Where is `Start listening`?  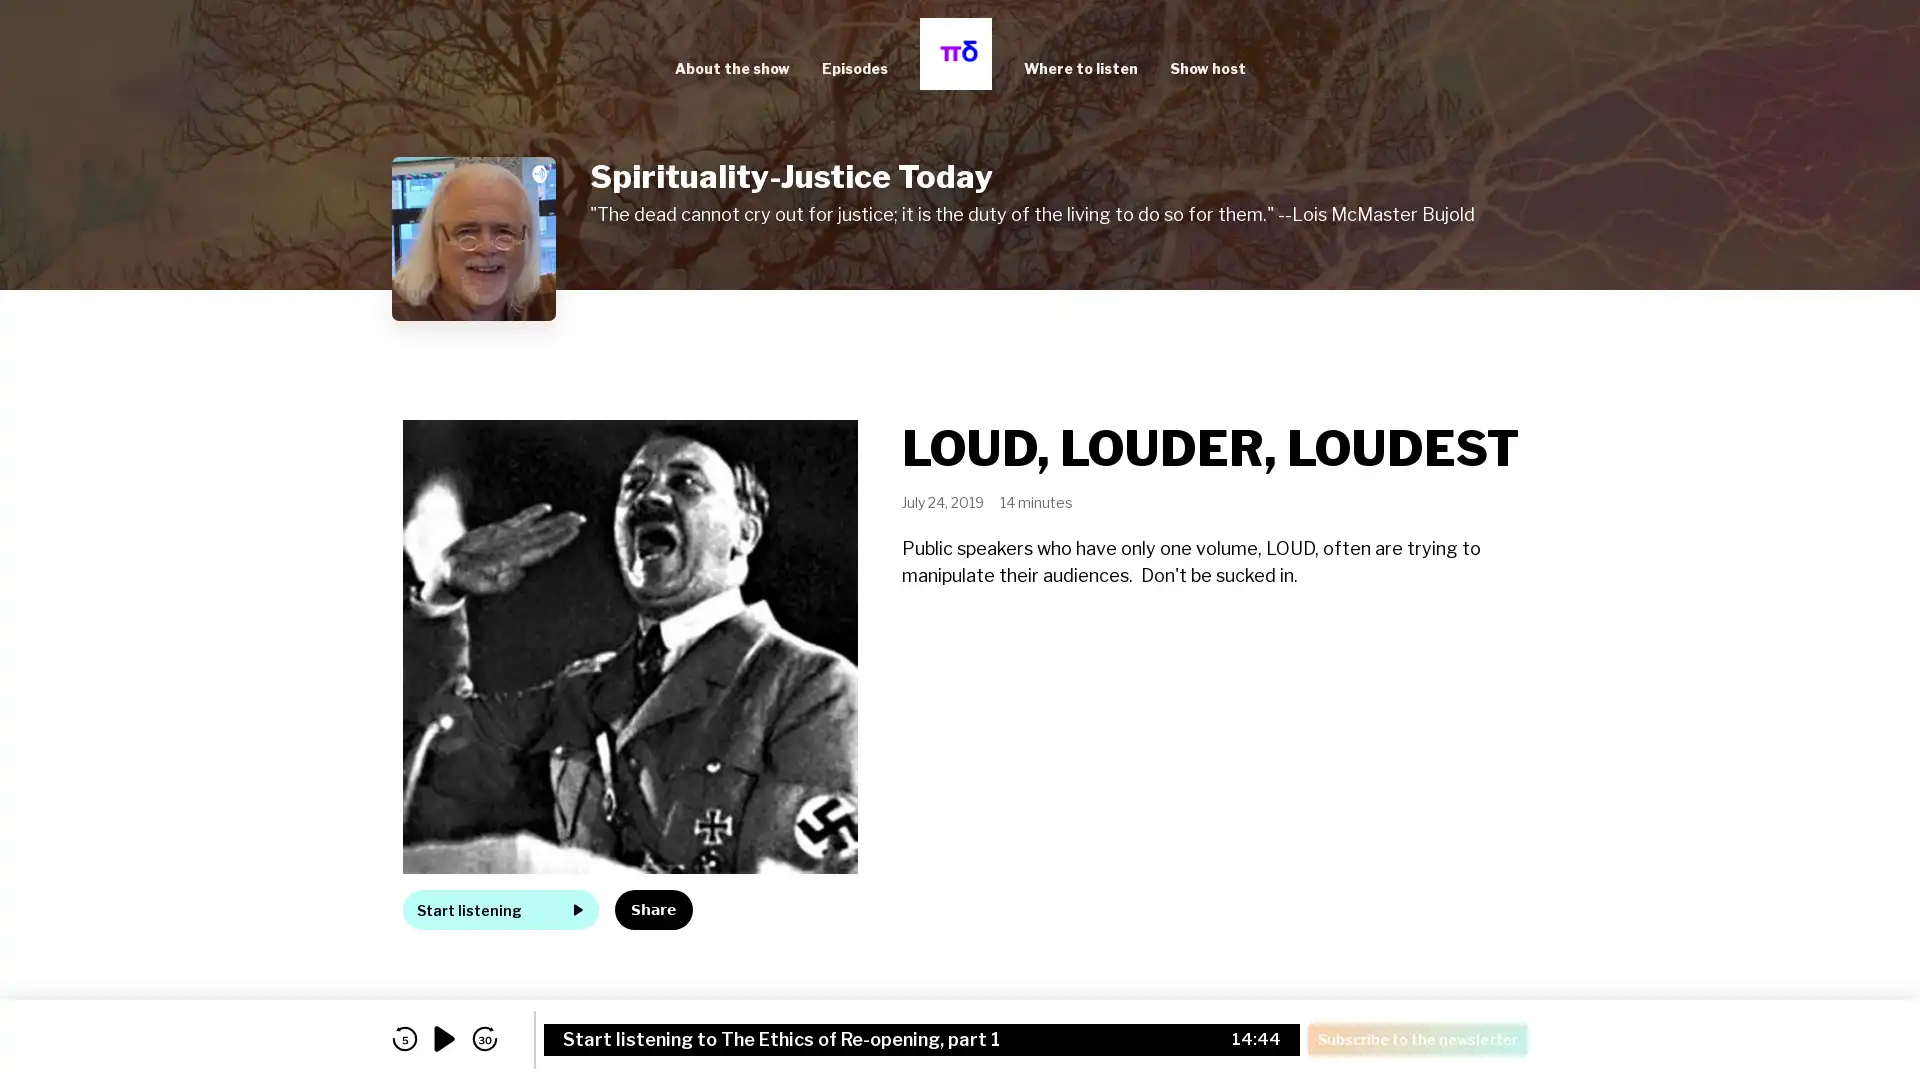
Start listening is located at coordinates (500, 910).